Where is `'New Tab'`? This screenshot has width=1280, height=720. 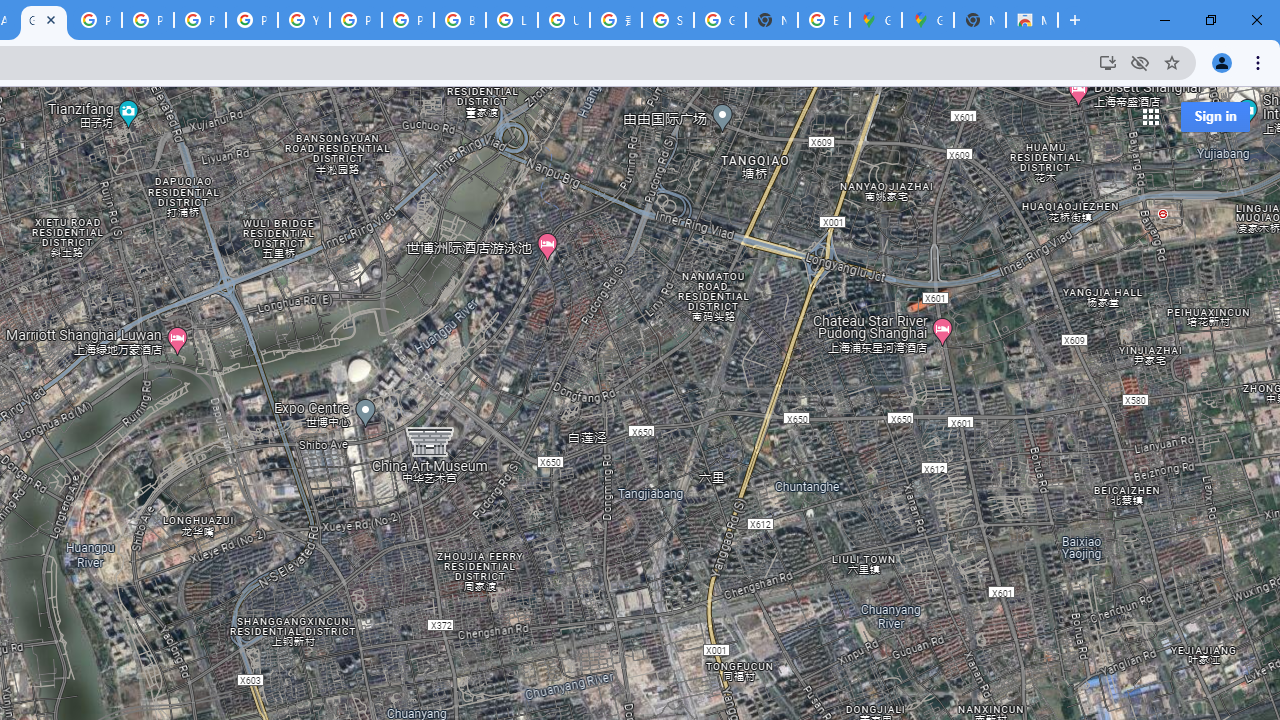
'New Tab' is located at coordinates (979, 20).